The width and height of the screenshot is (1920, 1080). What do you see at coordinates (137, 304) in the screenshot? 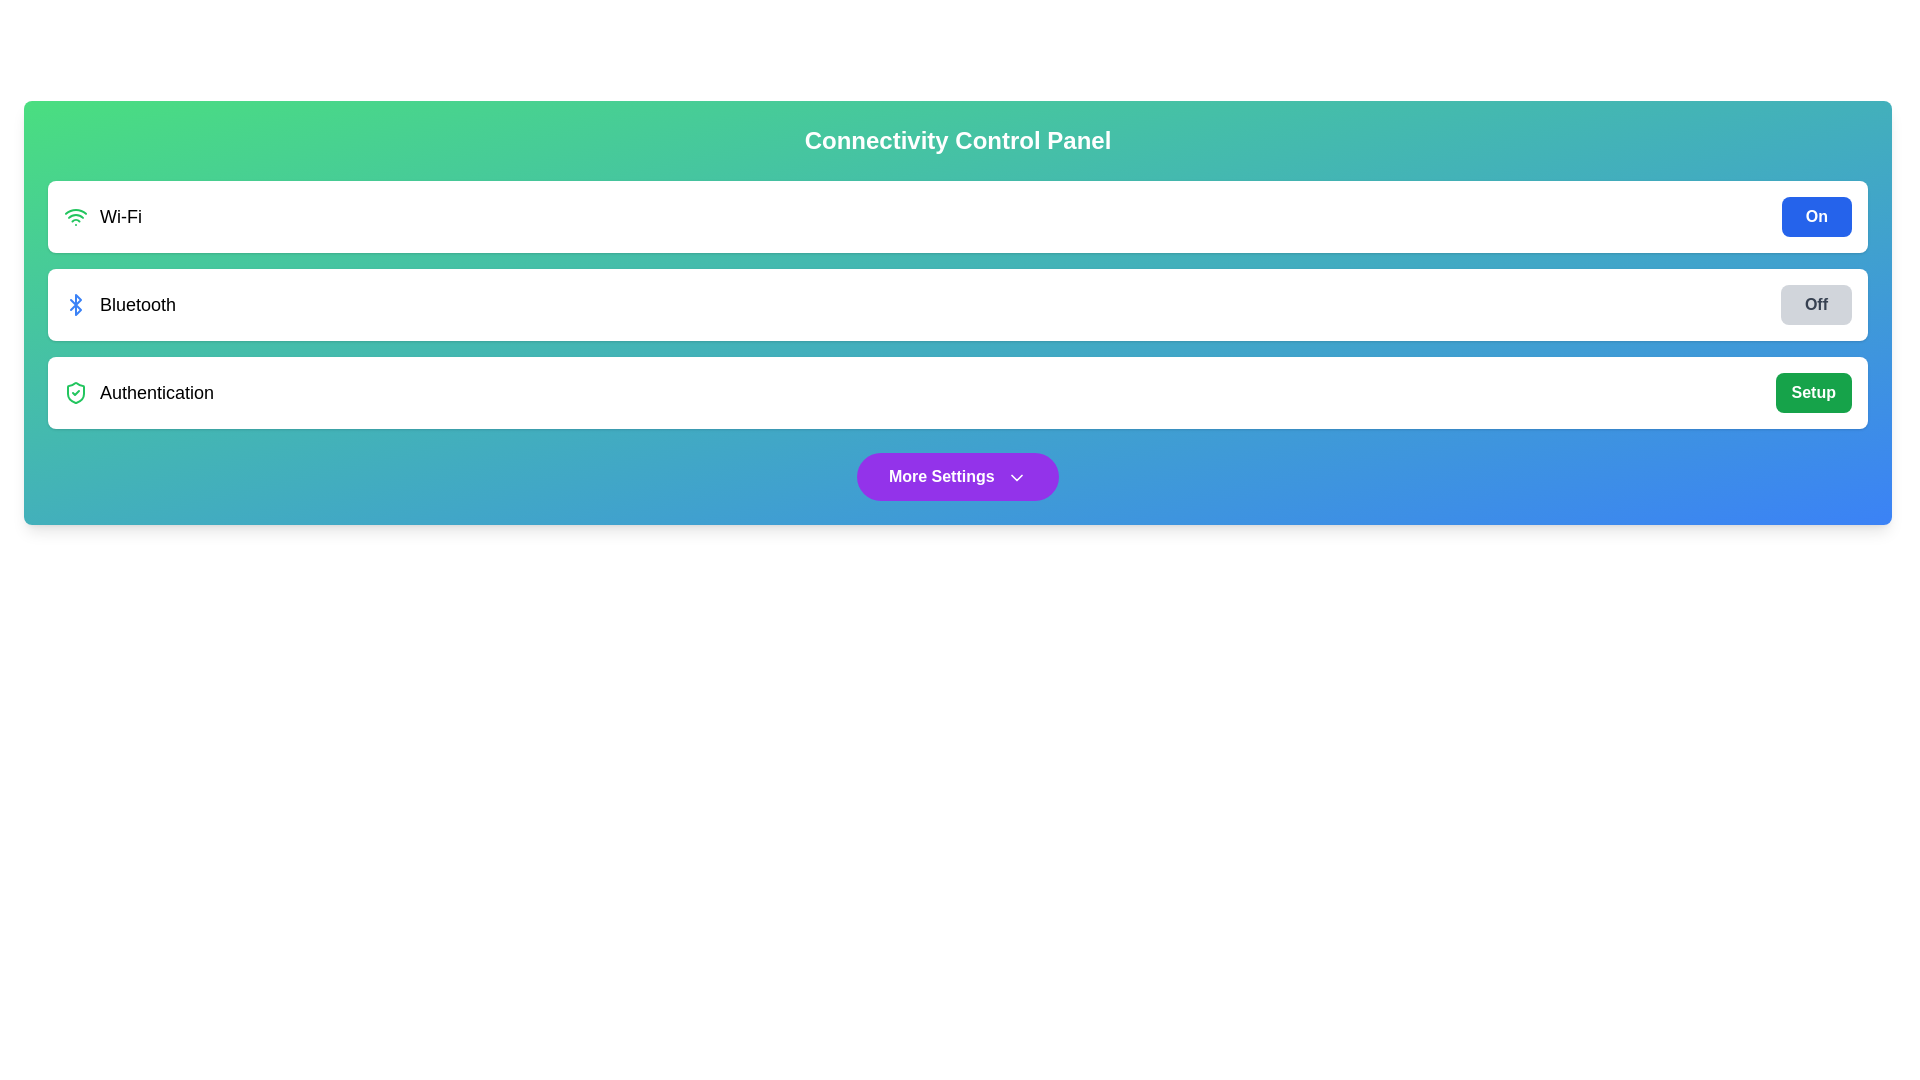
I see `text label displaying 'Bluetooth' that is positioned in the second row of the list of connectivity options, adjacent to the Bluetooth icon` at bounding box center [137, 304].